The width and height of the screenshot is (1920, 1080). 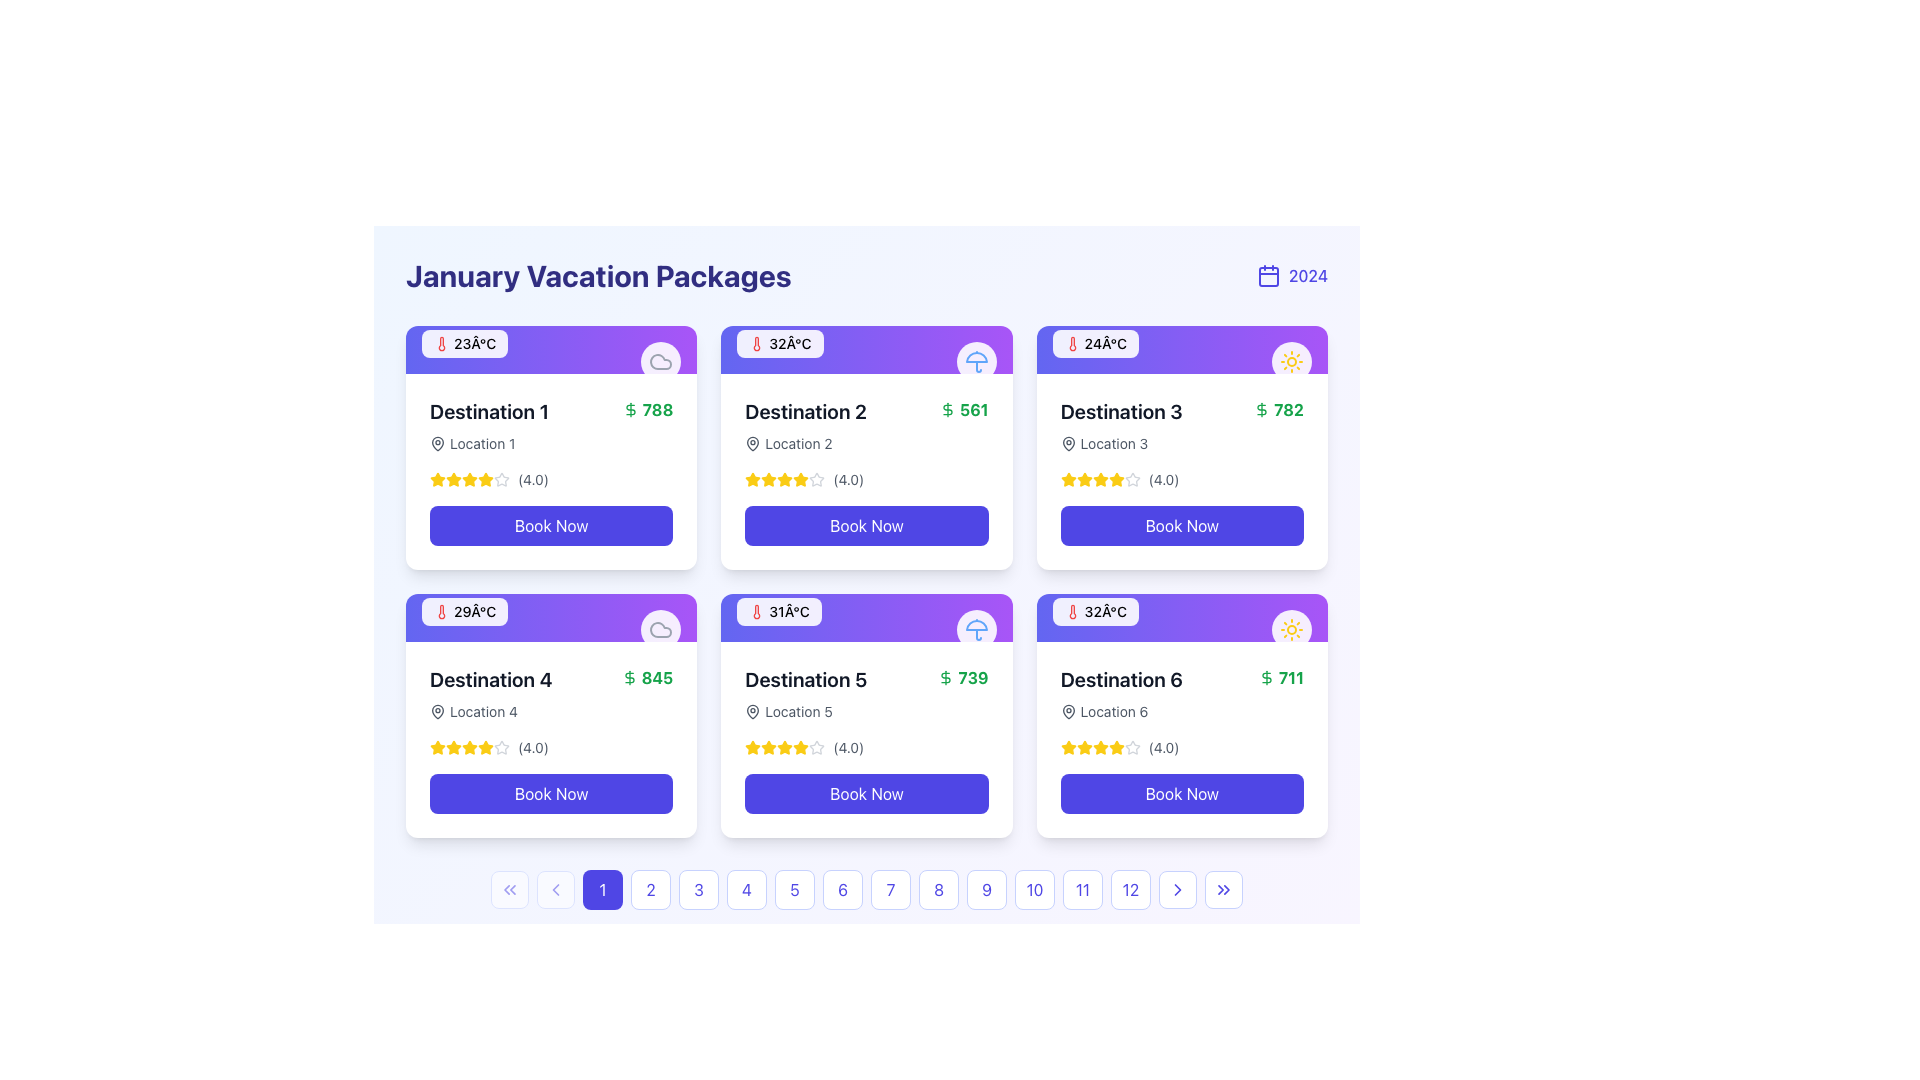 What do you see at coordinates (945, 677) in the screenshot?
I see `the green outlined dollar sign icon located to the left of the numeric text '739' in the pricing section of the 'Destination 5' card` at bounding box center [945, 677].